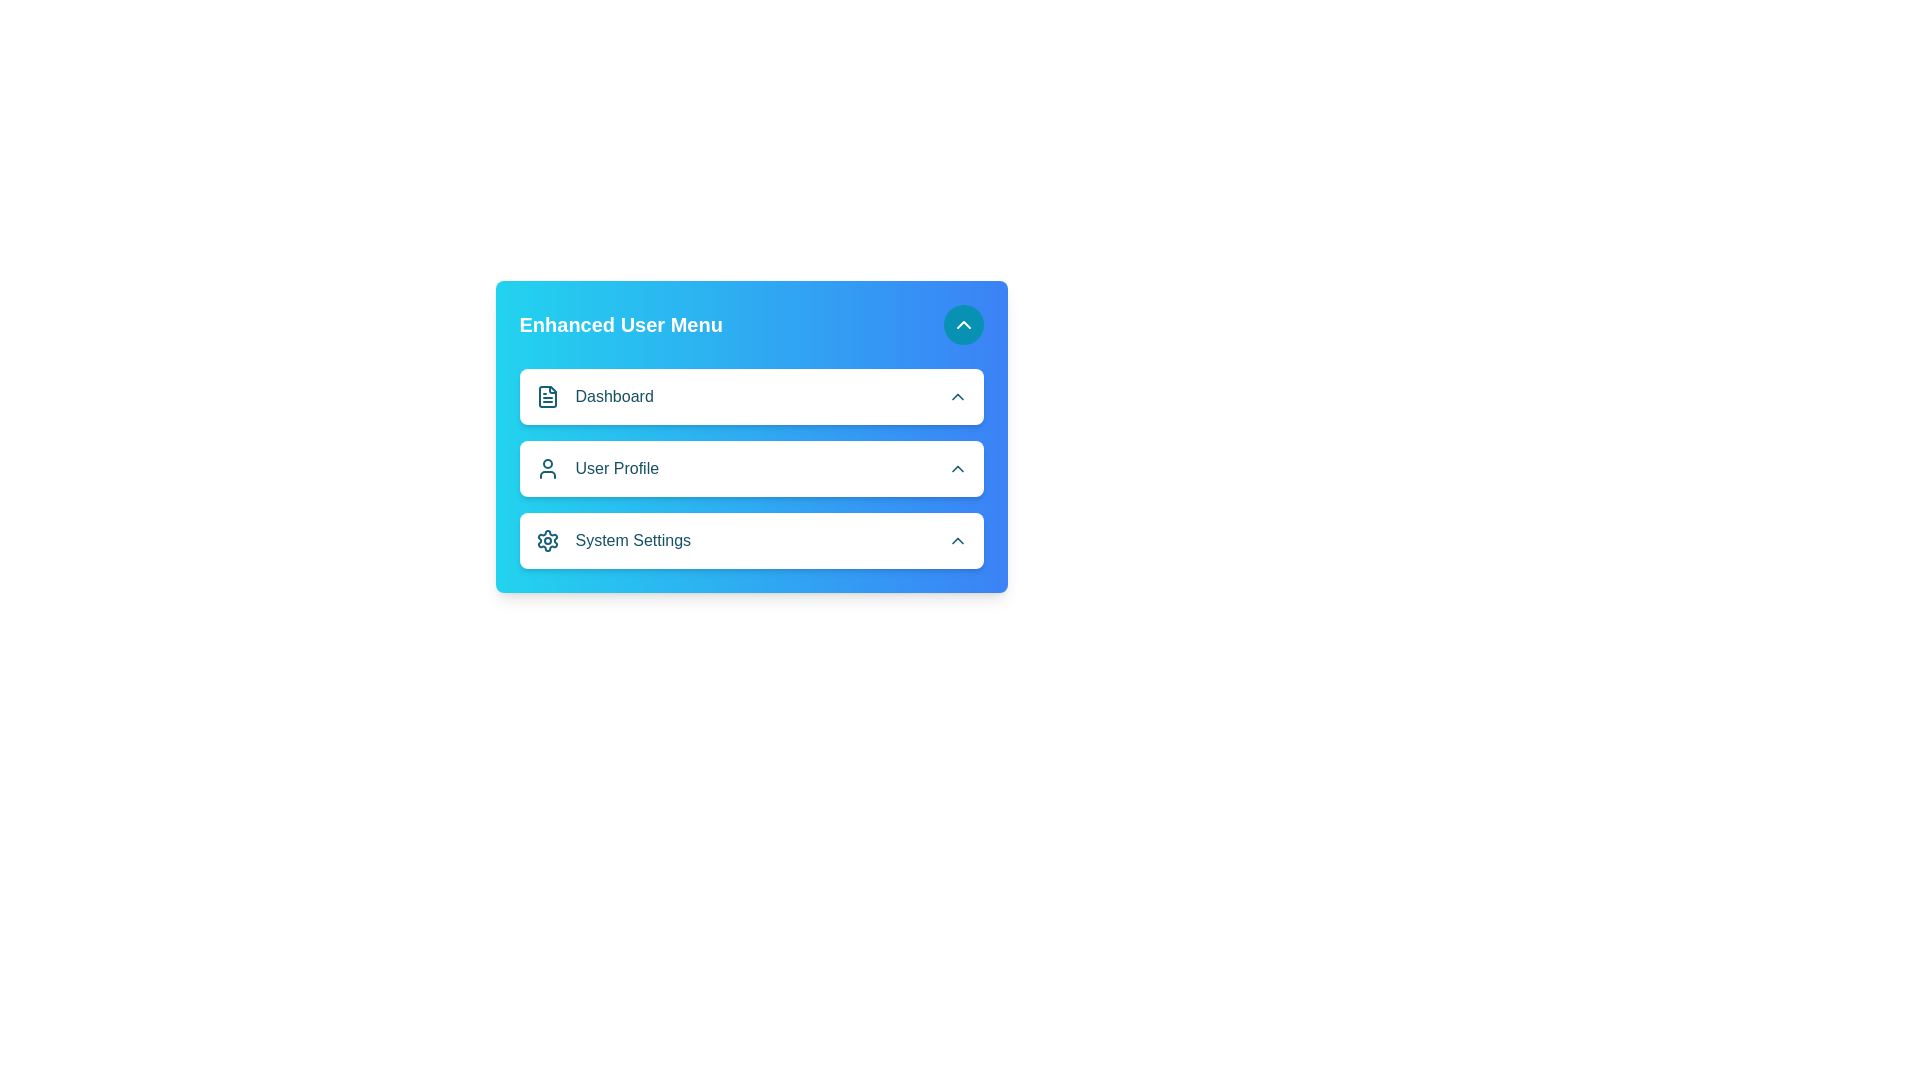 Image resolution: width=1920 pixels, height=1080 pixels. What do you see at coordinates (612, 540) in the screenshot?
I see `the last menu option in the 'Enhanced User Menu'` at bounding box center [612, 540].